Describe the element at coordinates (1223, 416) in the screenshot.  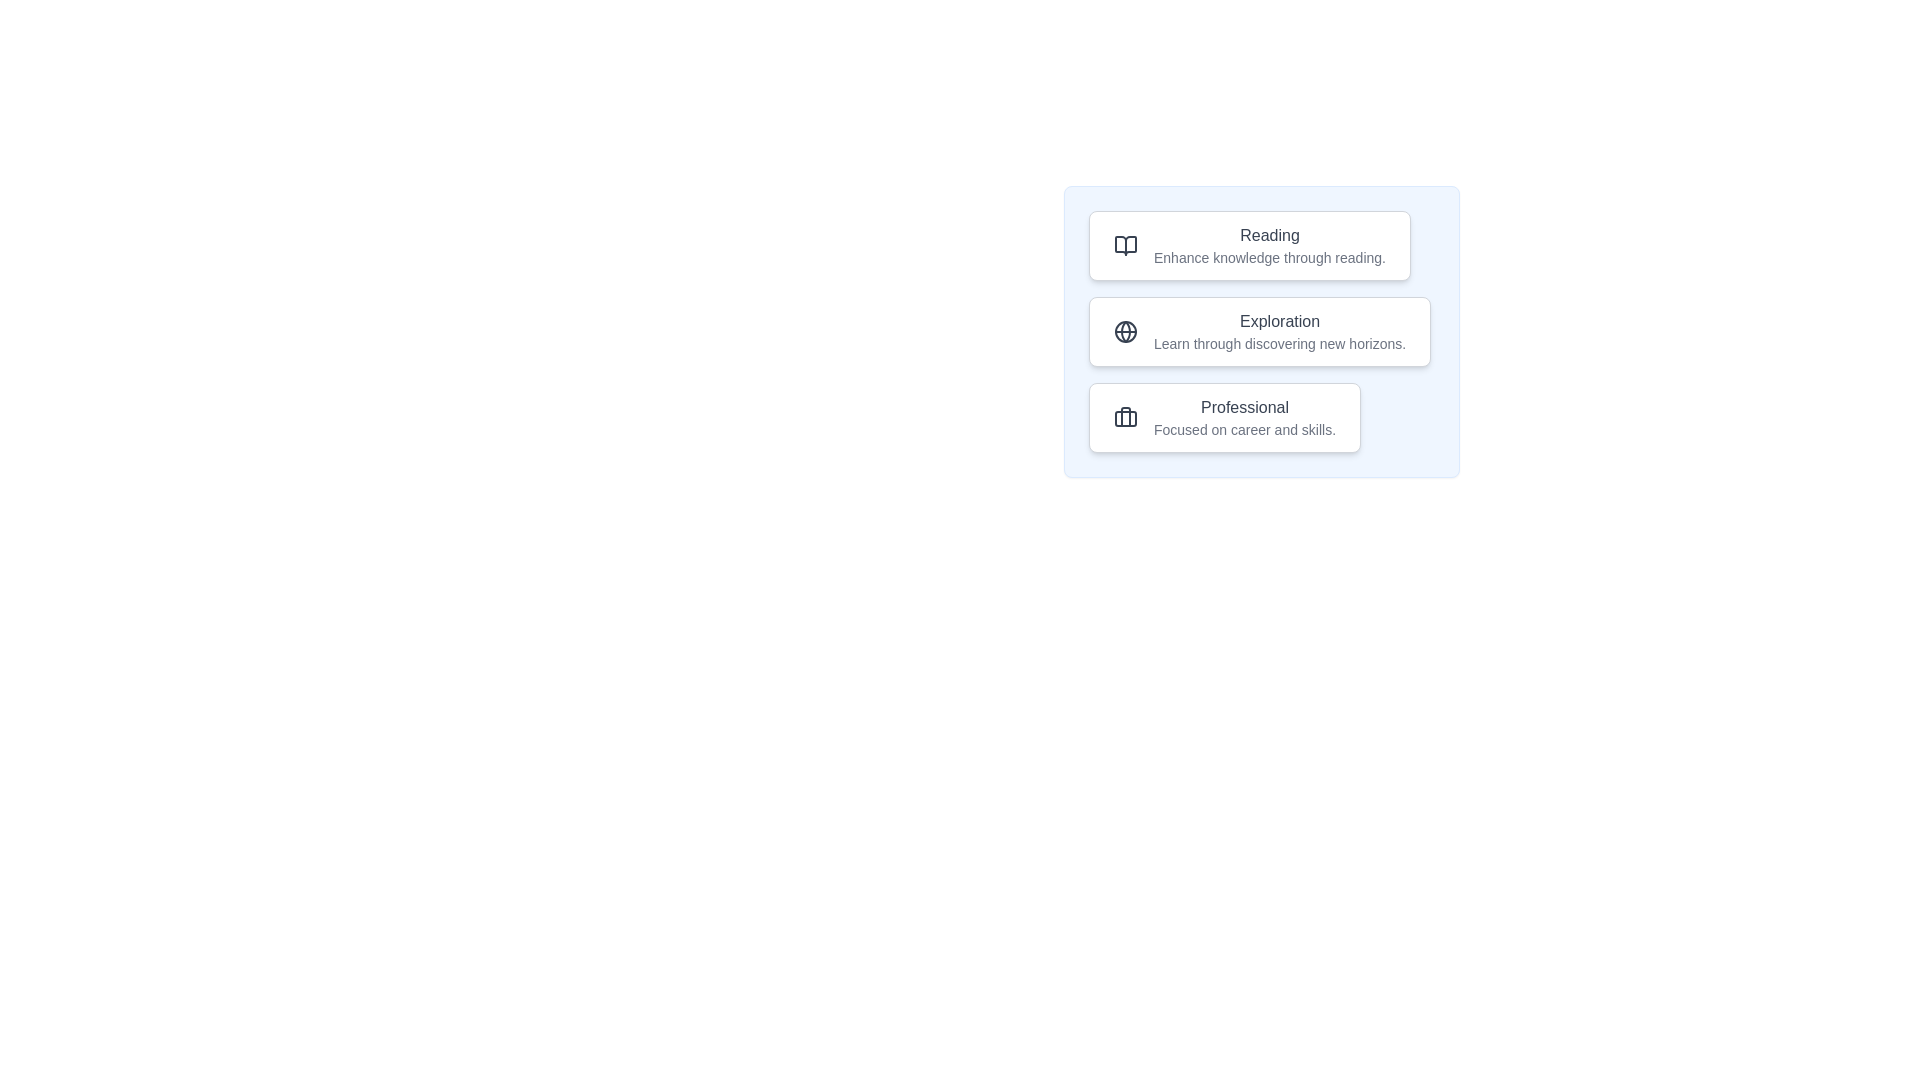
I see `the focus chip labeled Professional` at that location.